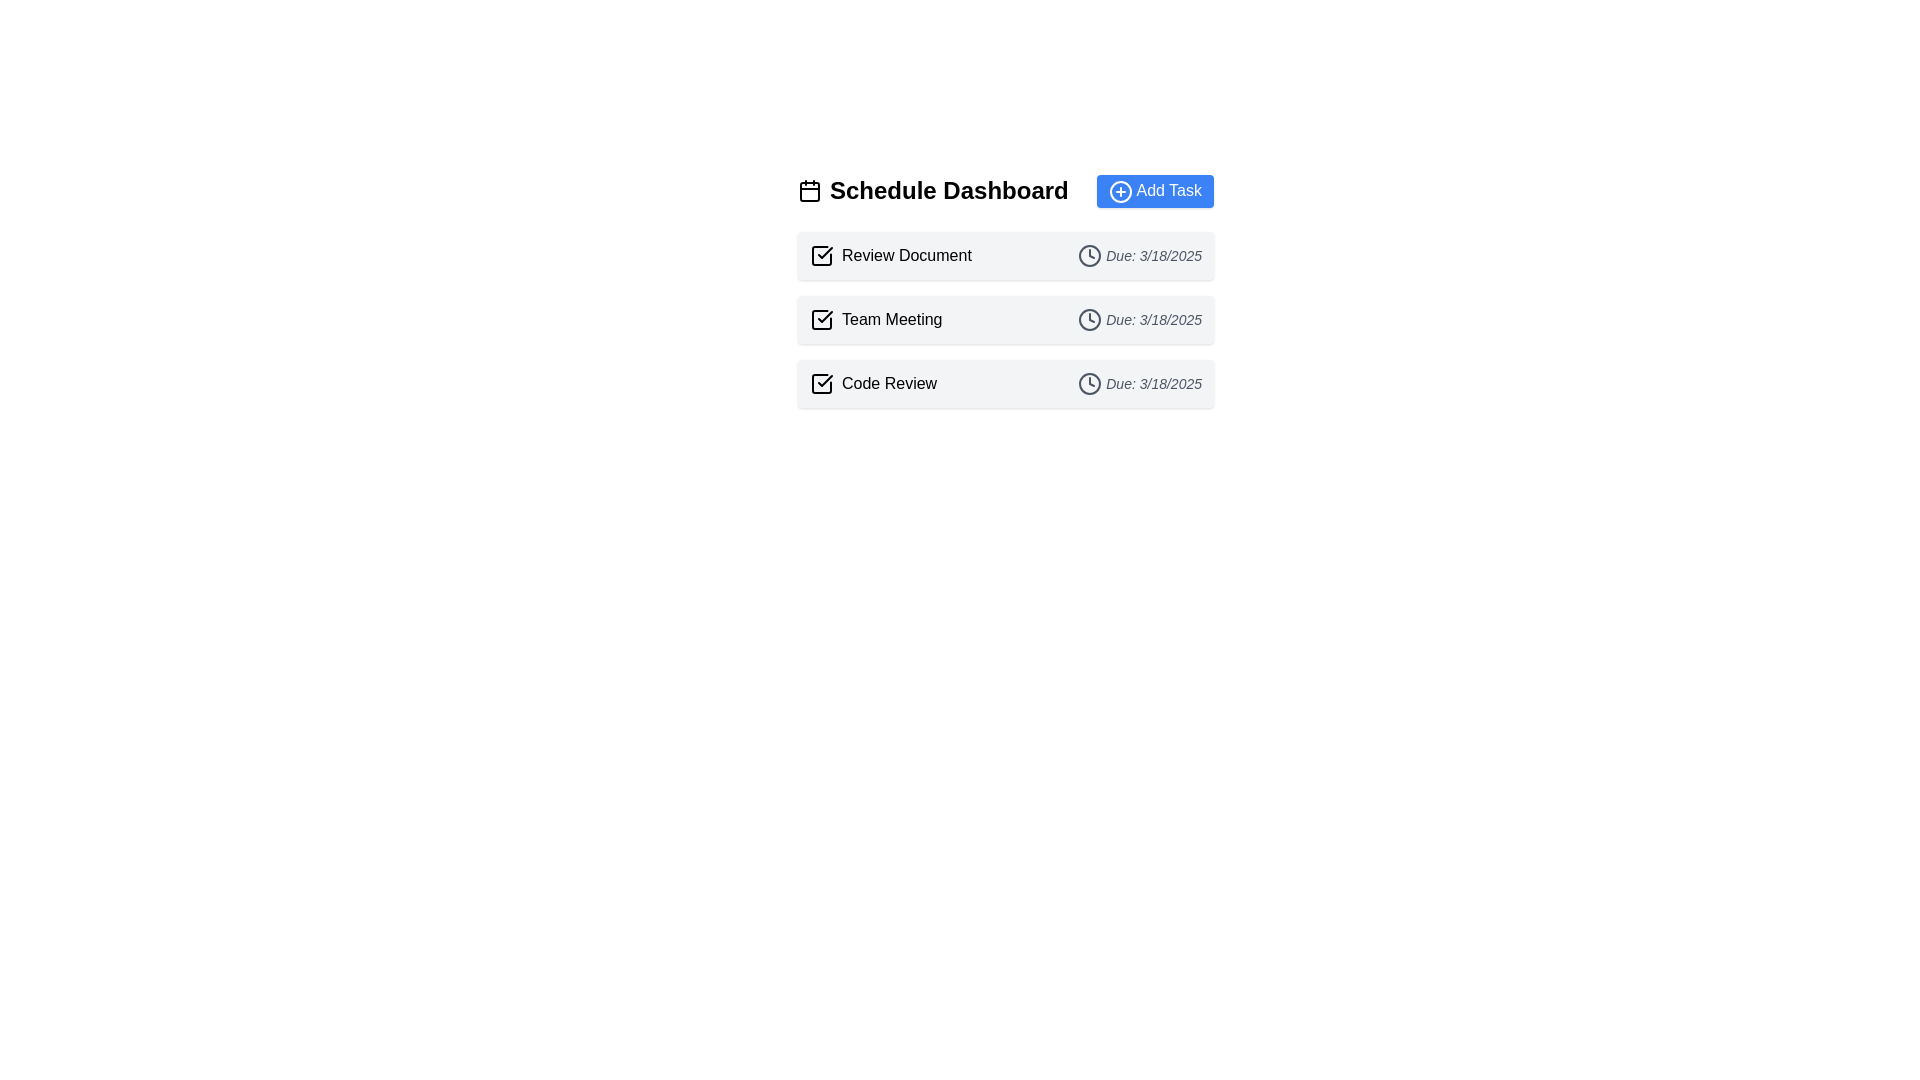  I want to click on the circular graphical icon component of the clock icon that indicates the due date for the 'Review Document' task, so click(1089, 254).